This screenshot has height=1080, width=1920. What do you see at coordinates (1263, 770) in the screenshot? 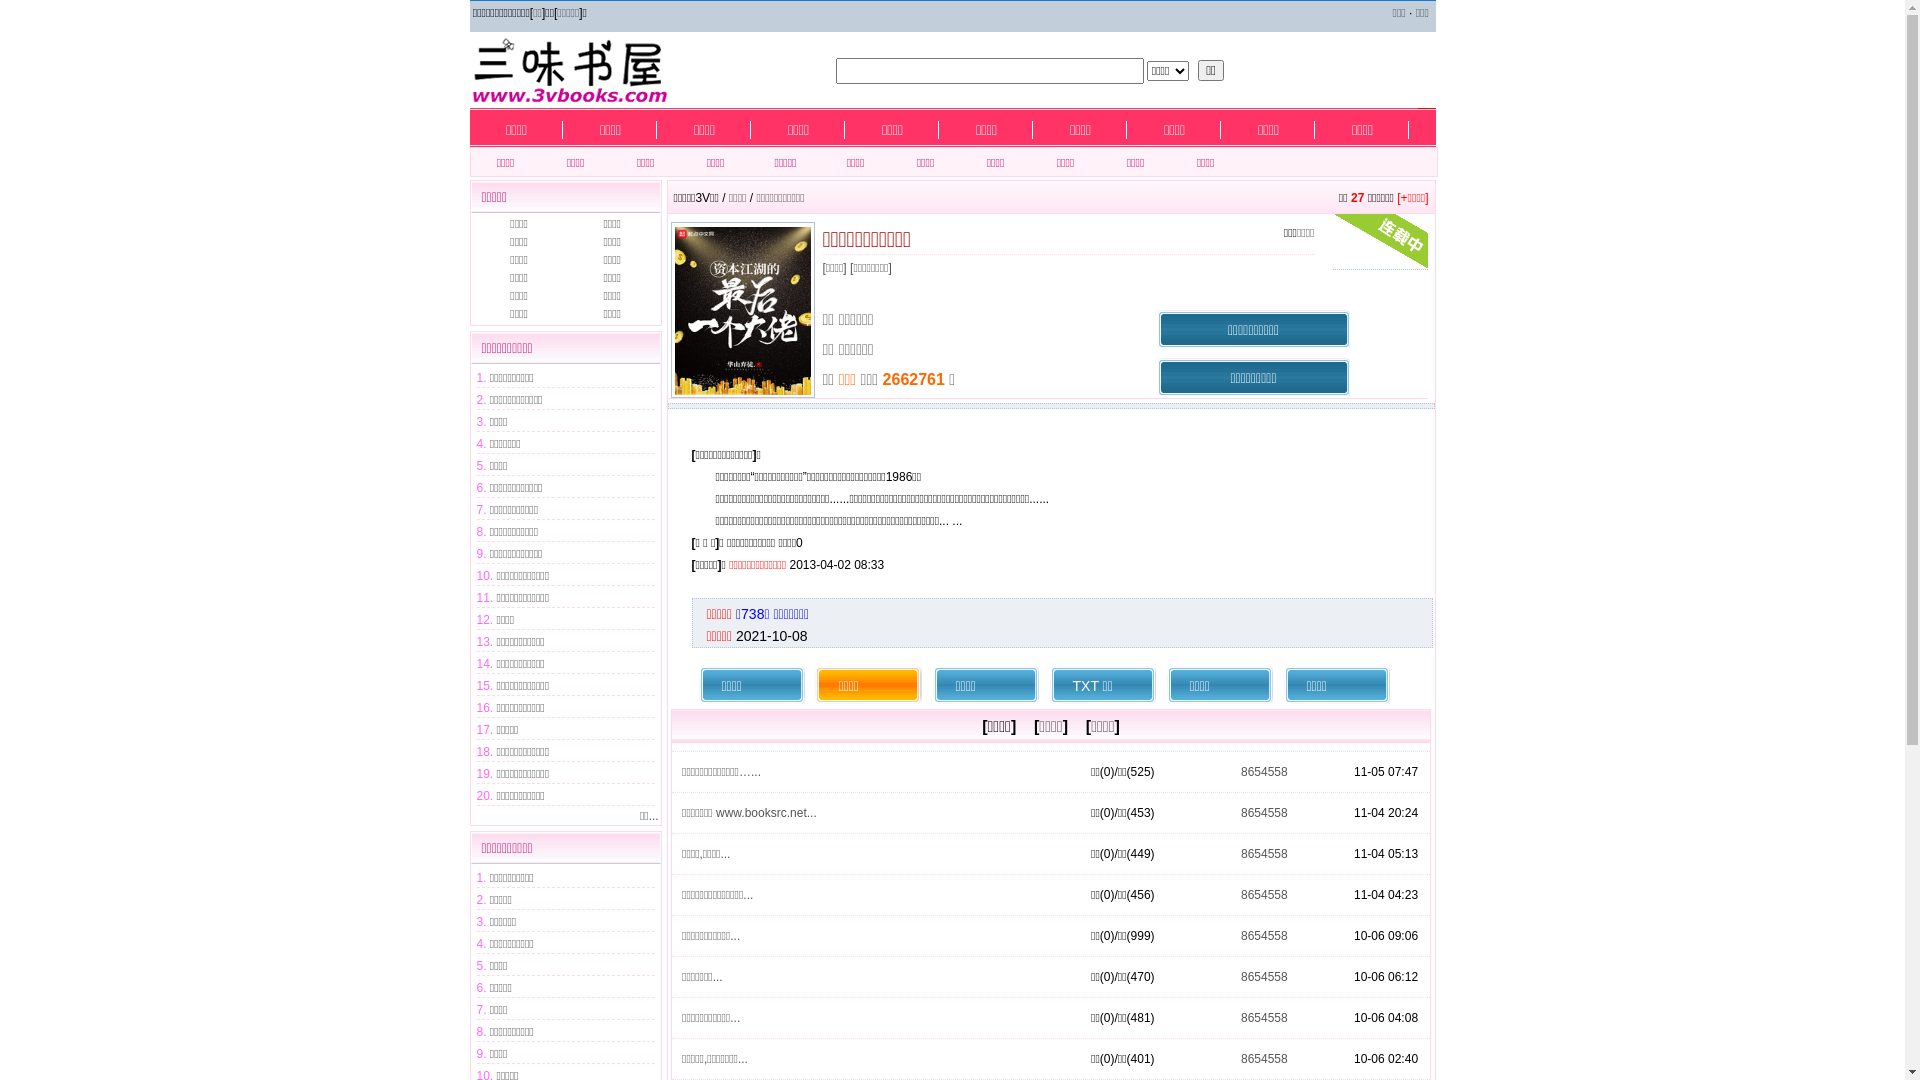
I see `'8654558'` at bounding box center [1263, 770].